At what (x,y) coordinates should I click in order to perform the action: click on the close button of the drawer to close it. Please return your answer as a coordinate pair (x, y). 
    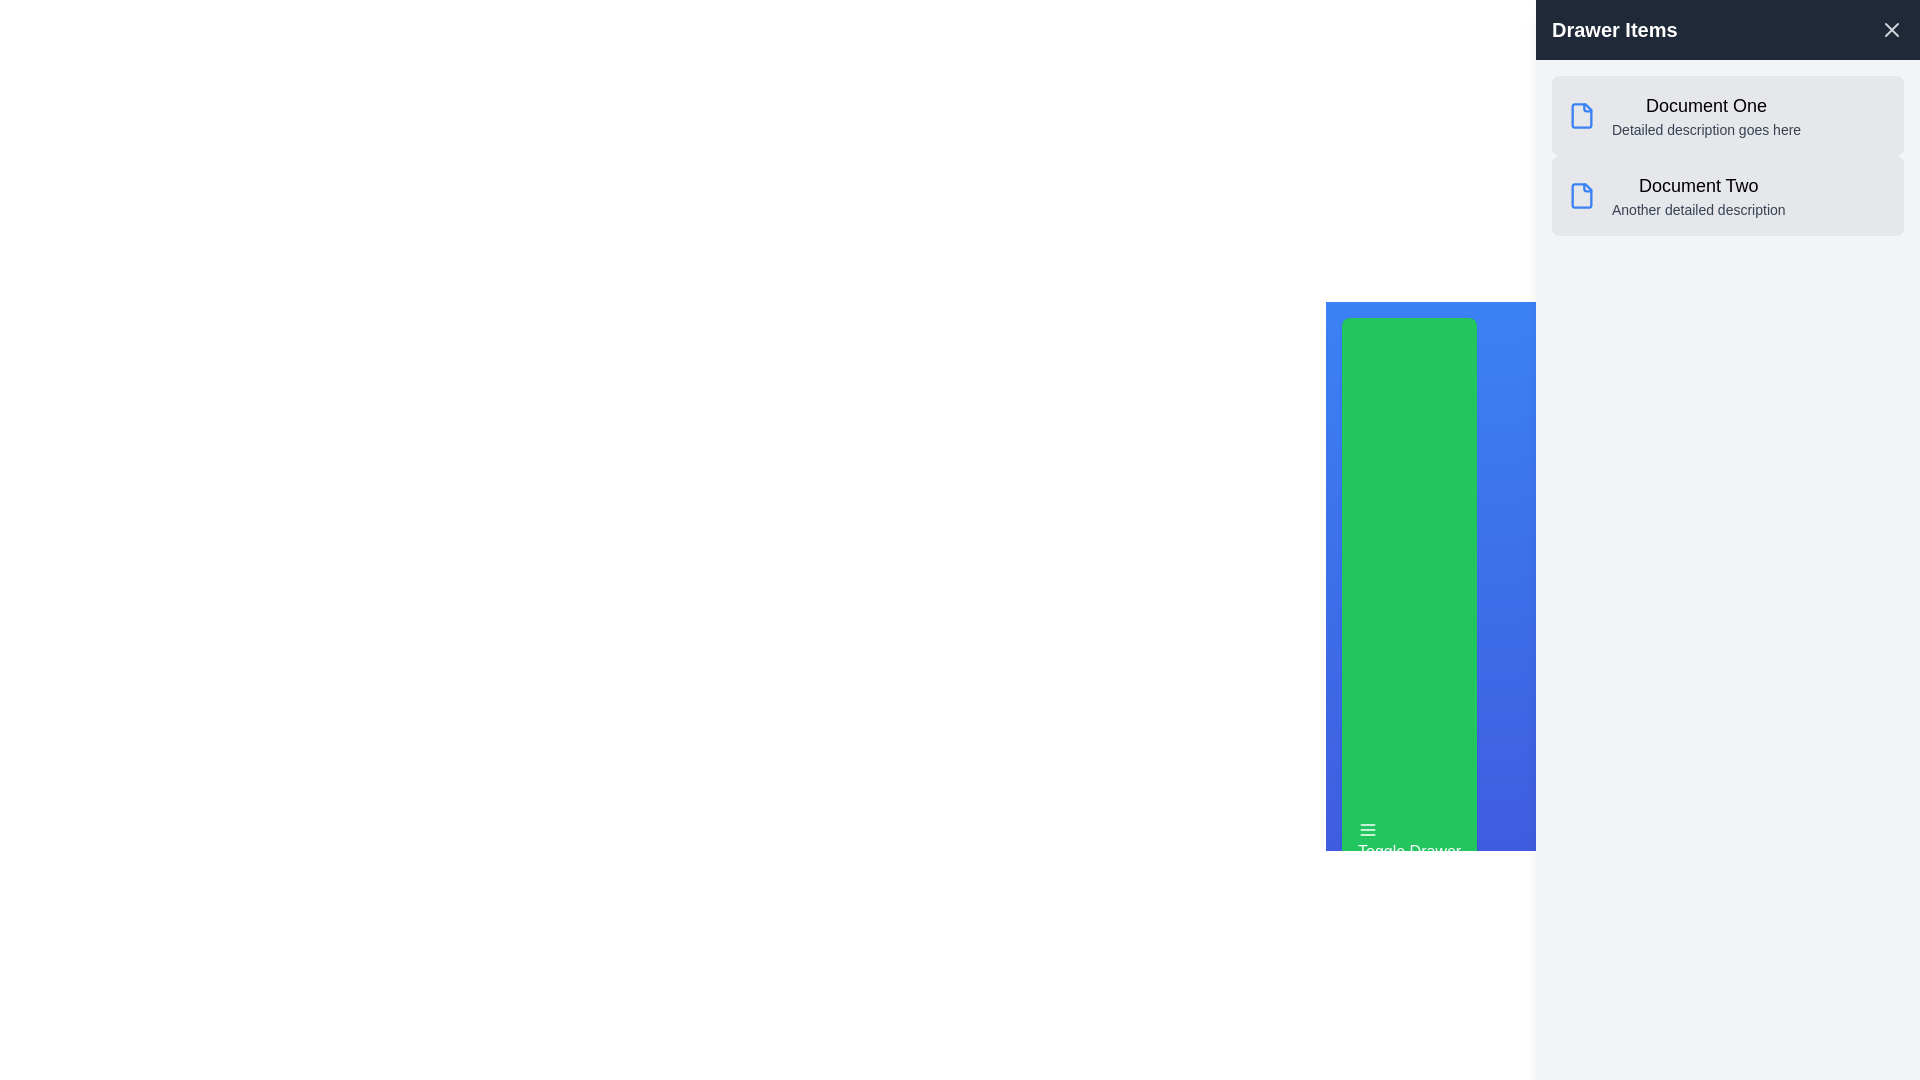
    Looking at the image, I should click on (1890, 30).